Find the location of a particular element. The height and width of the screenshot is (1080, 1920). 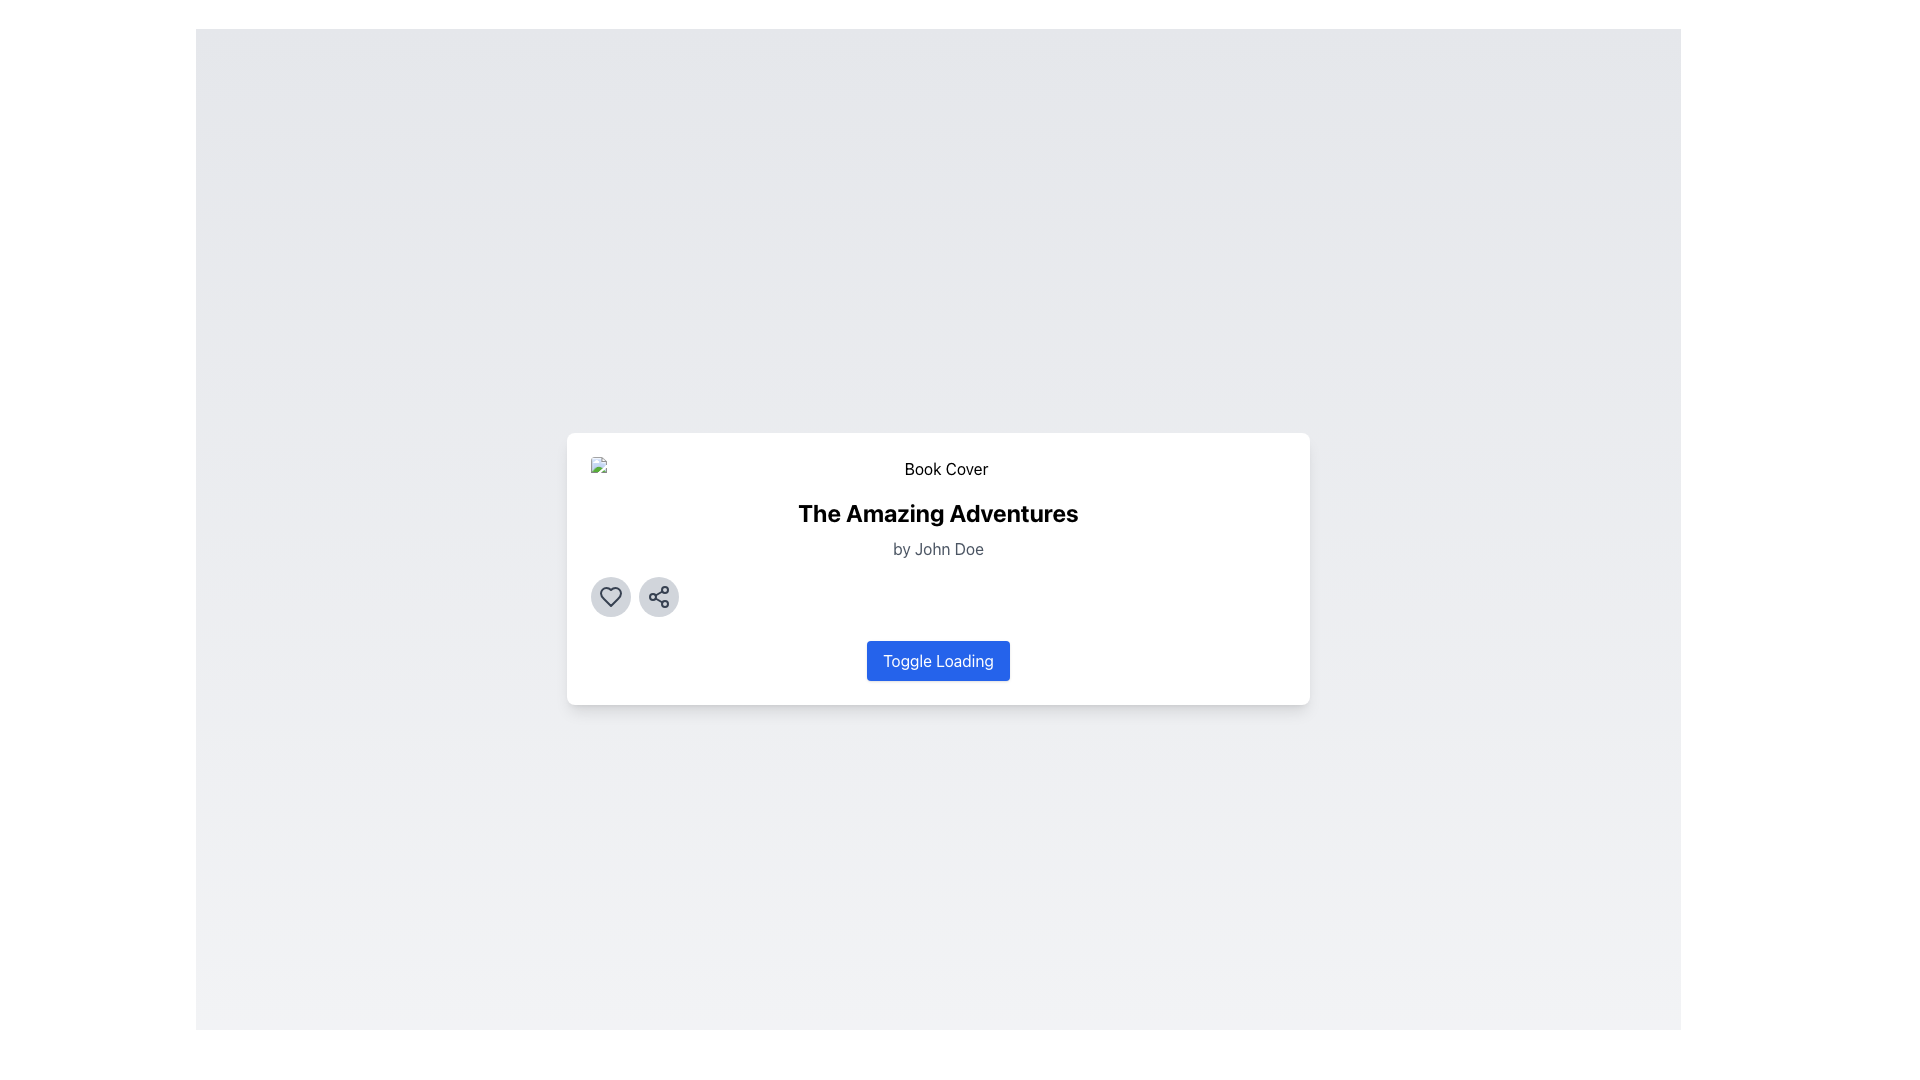

the heart icon located as the leftmost element in the row of buttons below the title 'The Amazing Adventures' is located at coordinates (610, 596).